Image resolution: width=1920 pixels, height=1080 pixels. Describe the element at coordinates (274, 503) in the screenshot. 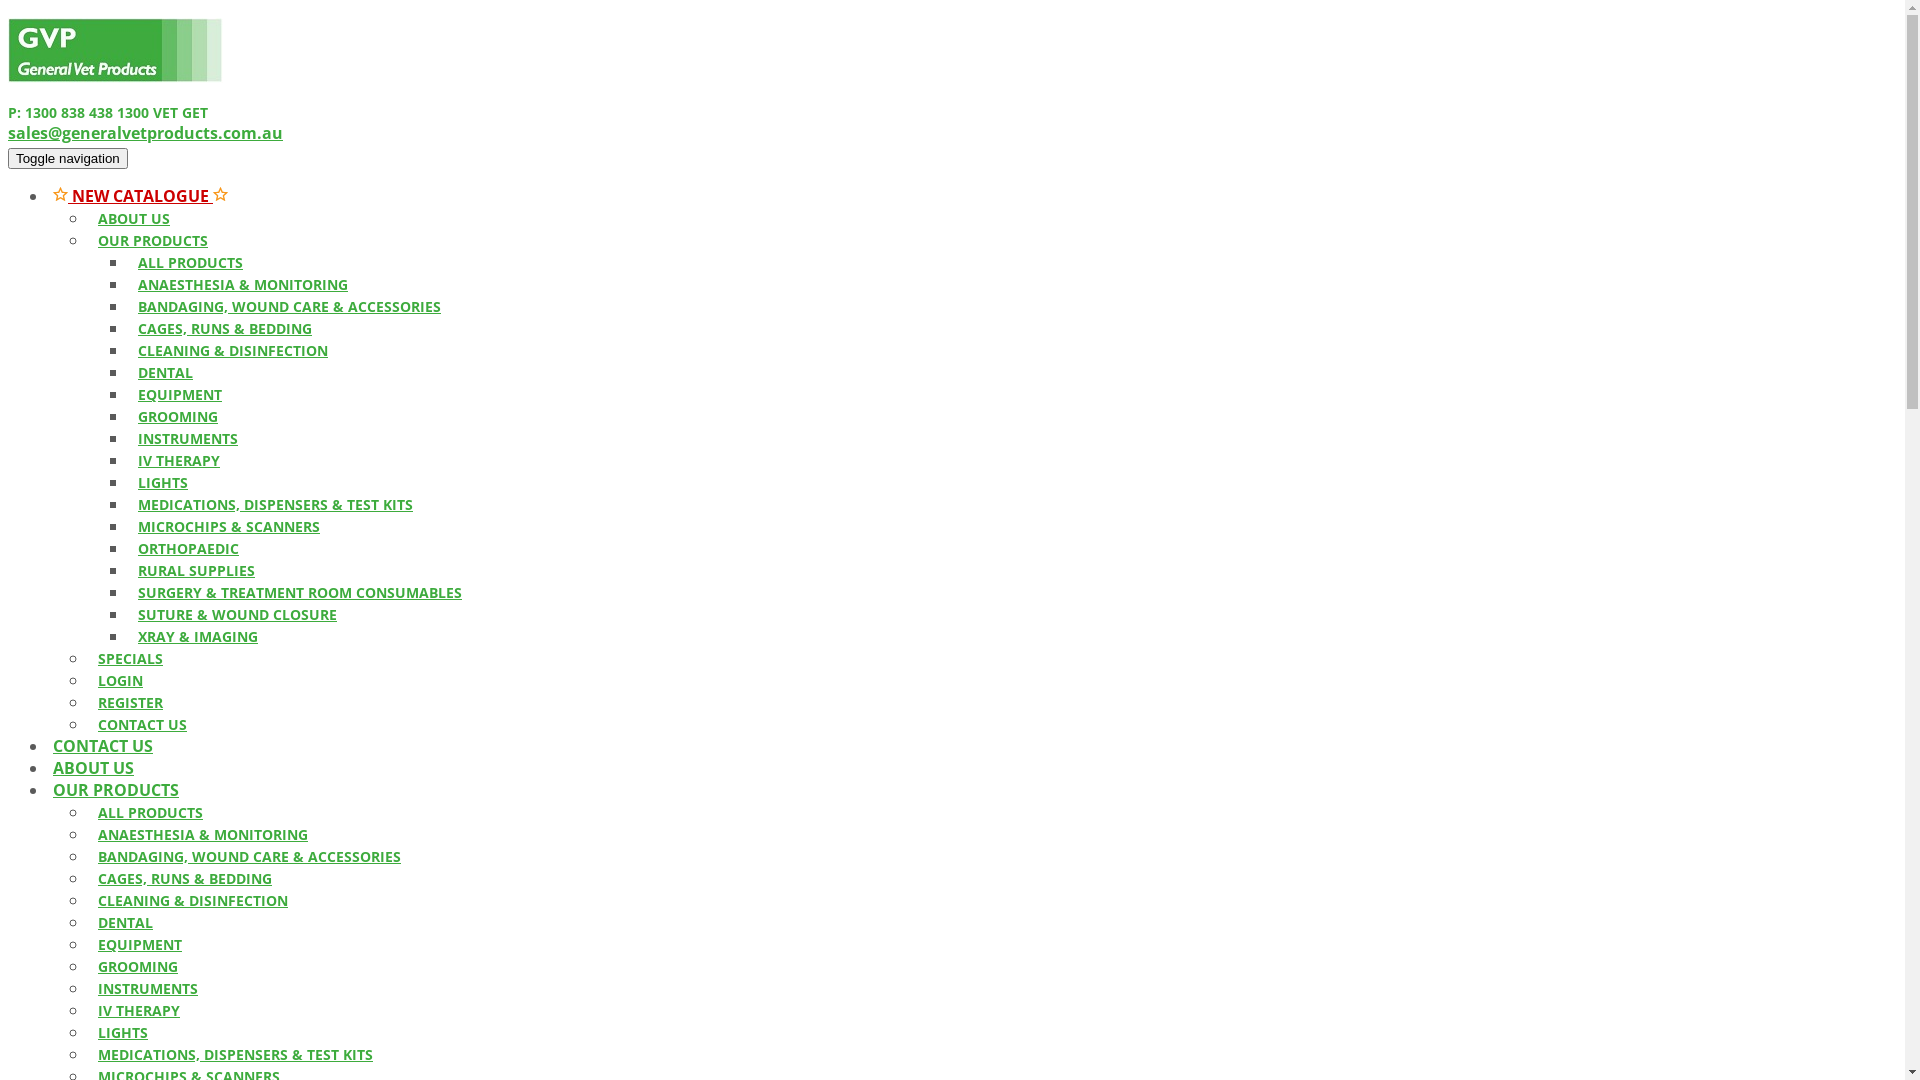

I see `'MEDICATIONS, DISPENSERS & TEST KITS'` at that location.